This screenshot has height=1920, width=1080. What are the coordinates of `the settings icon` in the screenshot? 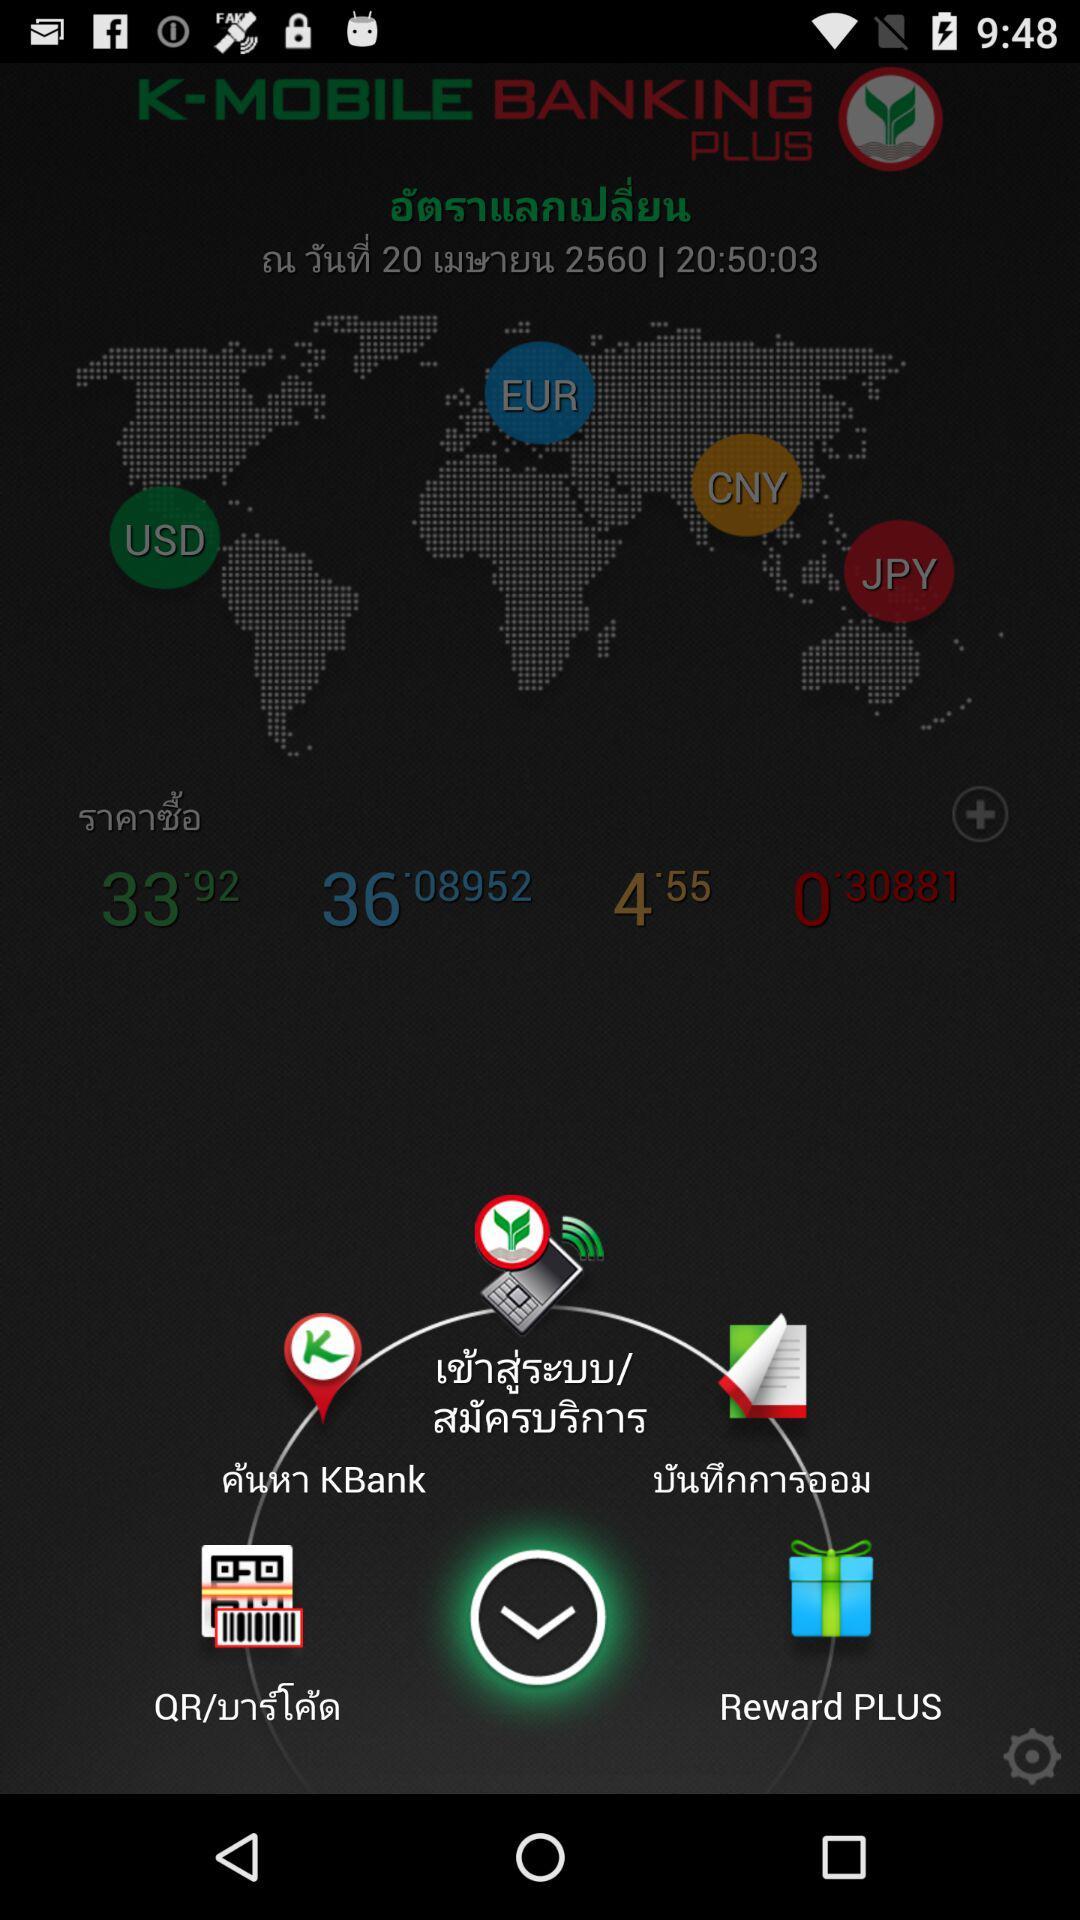 It's located at (1032, 1873).